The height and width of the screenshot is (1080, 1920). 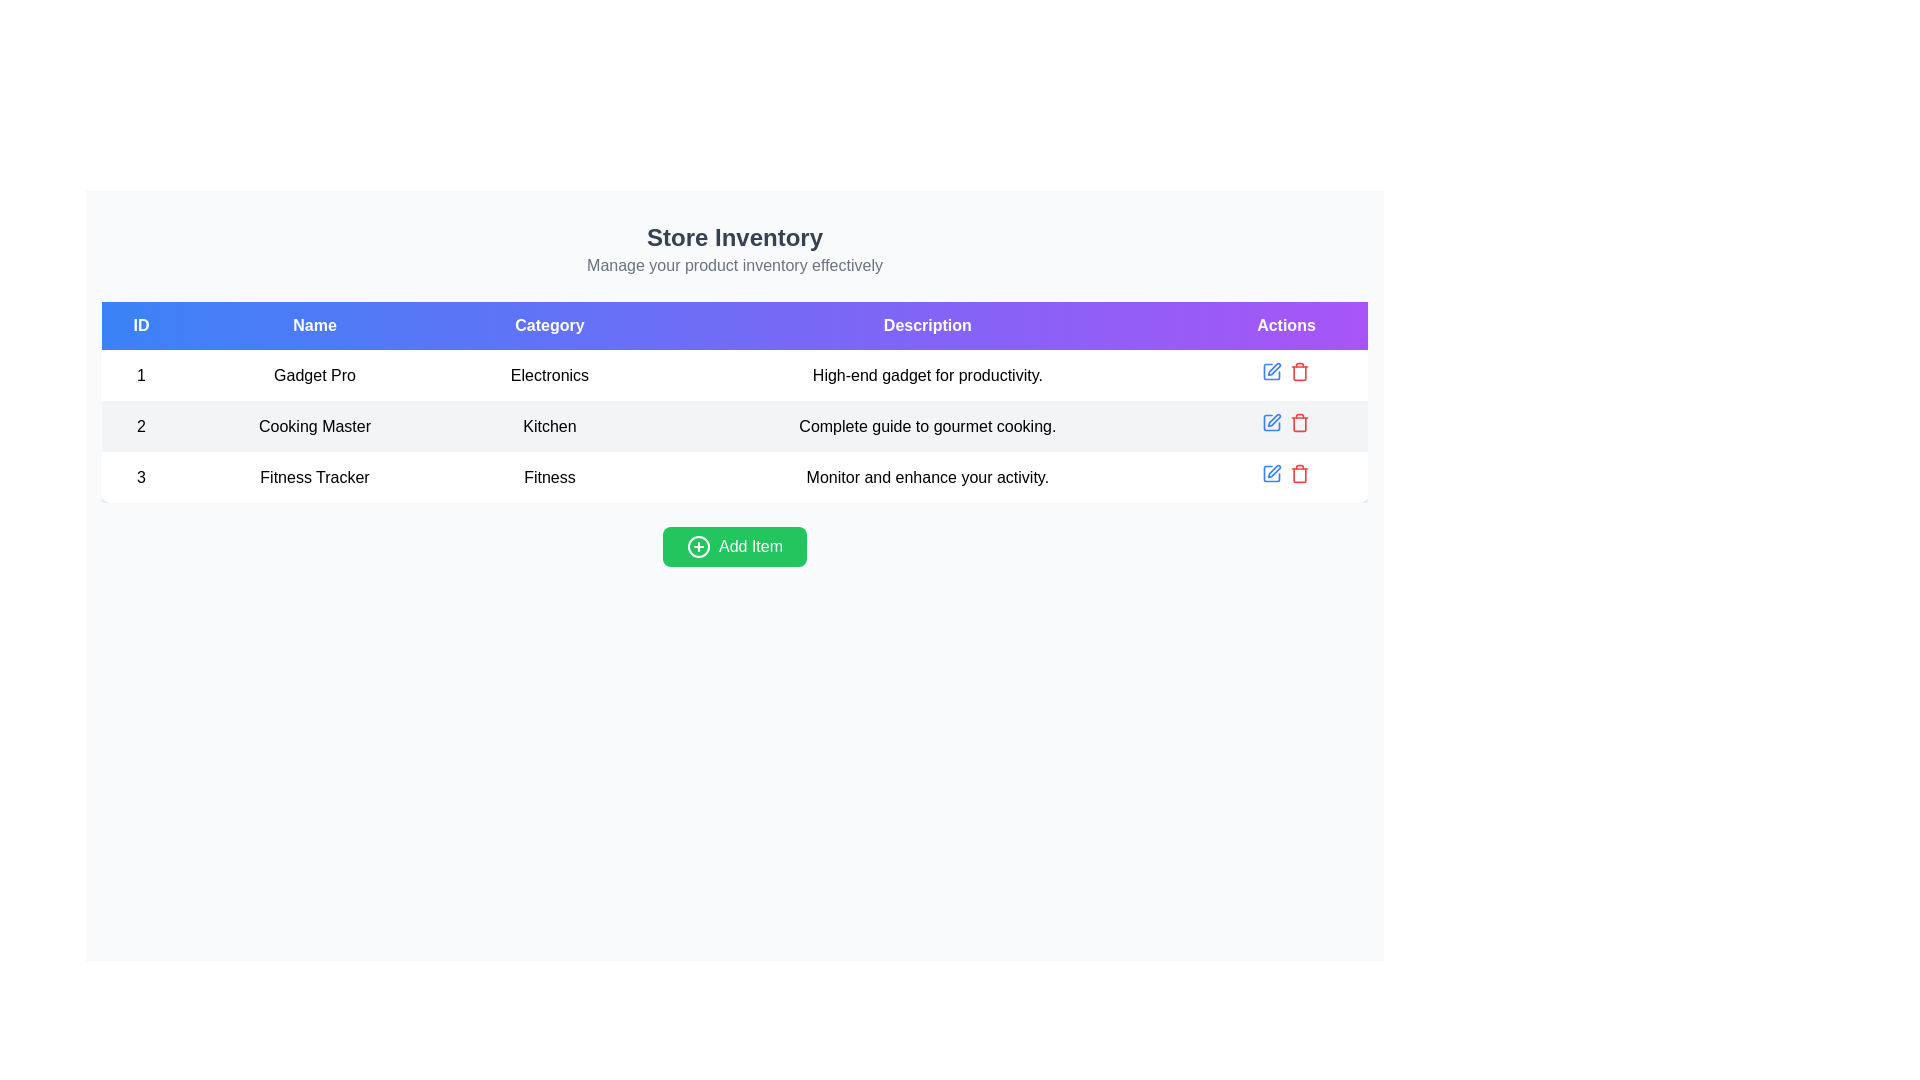 What do you see at coordinates (549, 477) in the screenshot?
I see `the 'Fitness' label located in the 'Category' column of the third row in the tabular list, which is positioned to the right of the 'Fitness Tracker' label` at bounding box center [549, 477].